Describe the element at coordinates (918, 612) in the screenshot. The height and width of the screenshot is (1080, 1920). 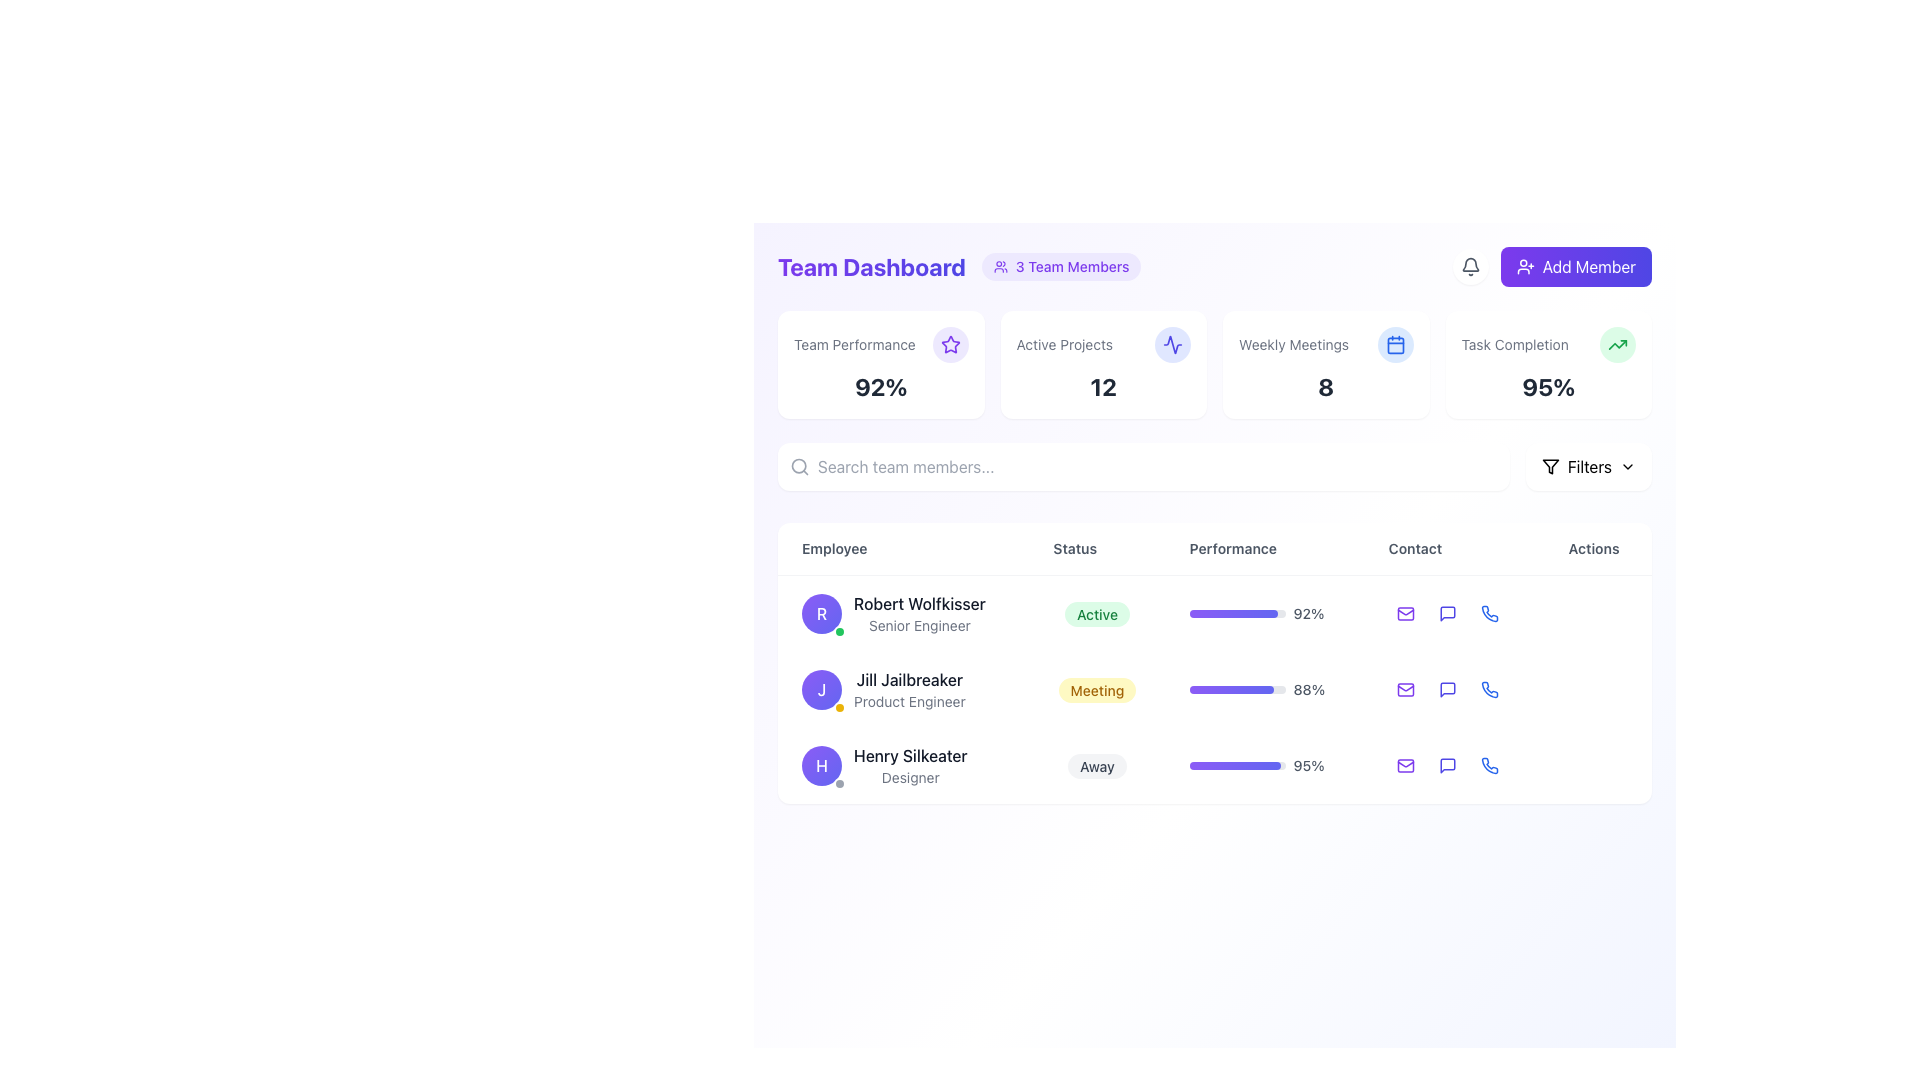
I see `the Text Display (Multi-line) element showing 'Robert Wolfkisser' and 'Senior Engineer' in the first row of the 'Employee' column in the 'Team Dashboard' interface` at that location.